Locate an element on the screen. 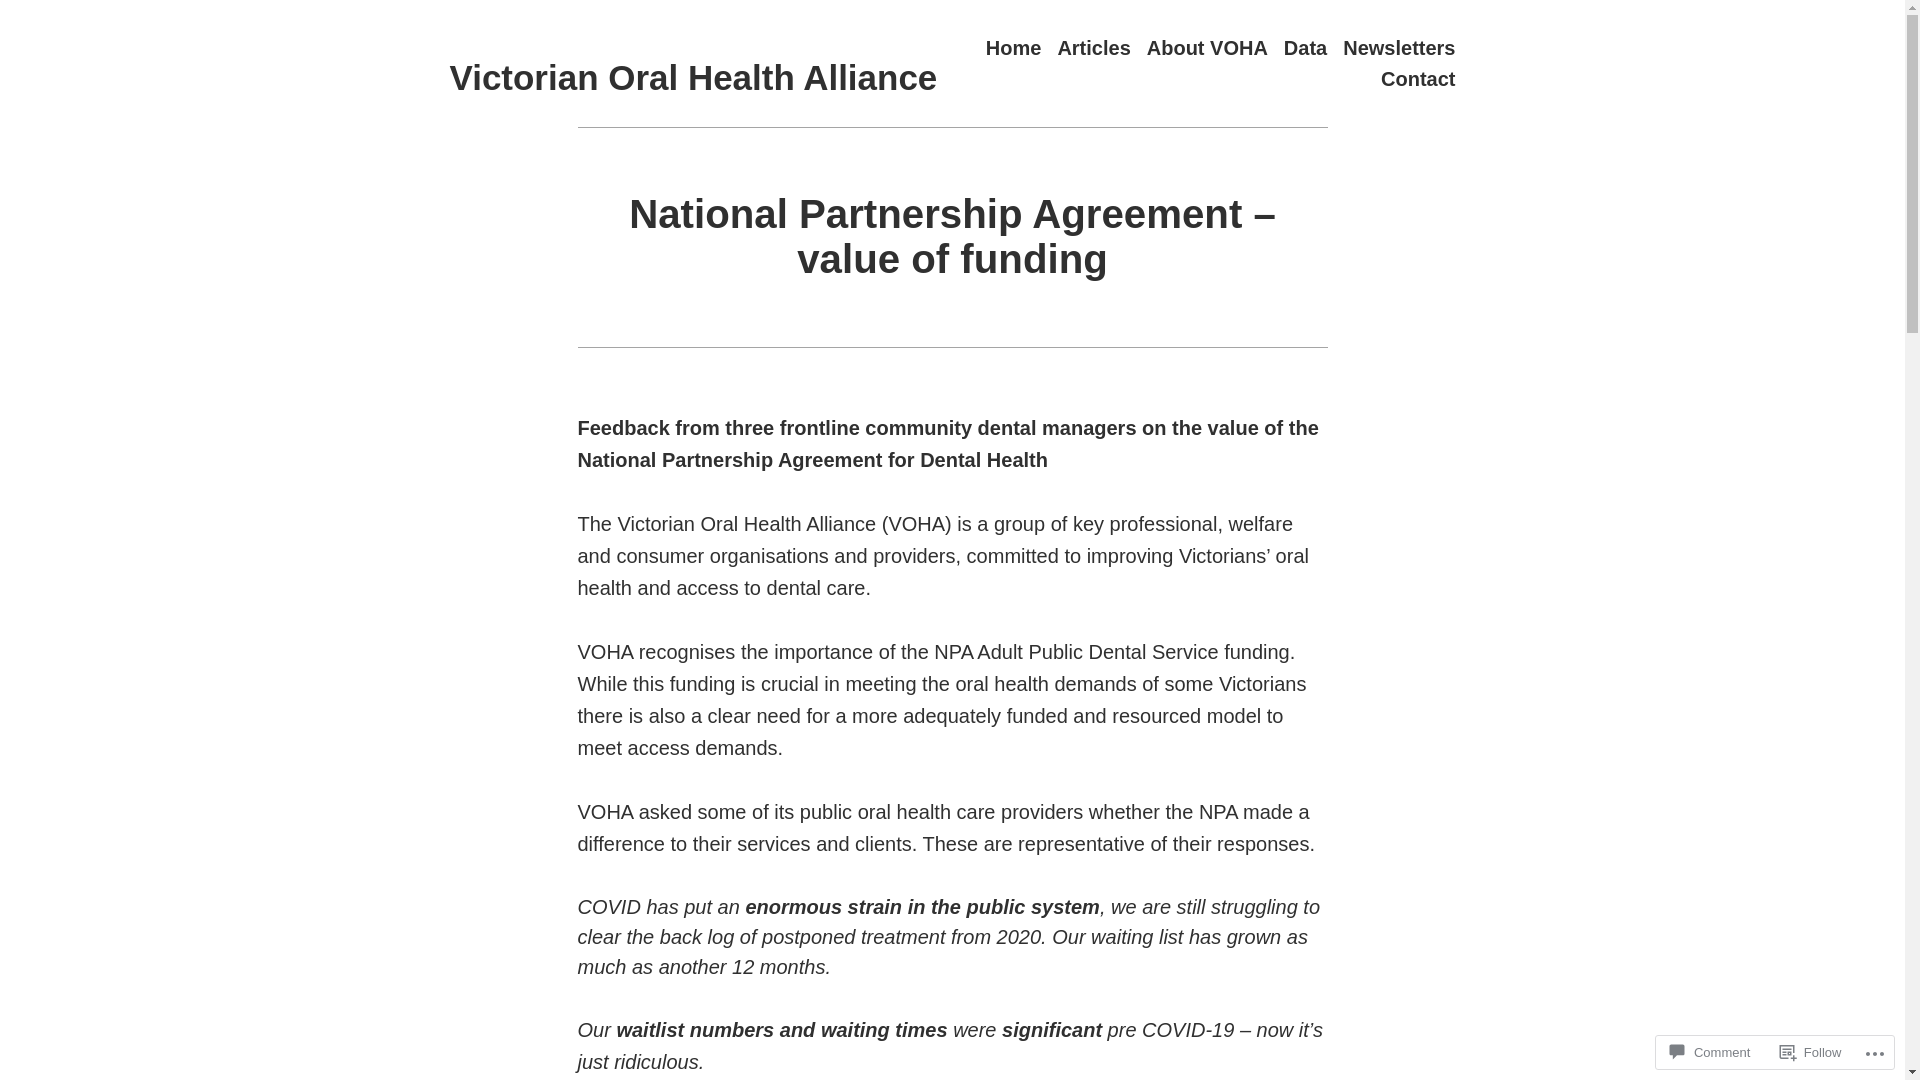 This screenshot has height=1080, width=1920. 'Comment' is located at coordinates (1661, 1051).